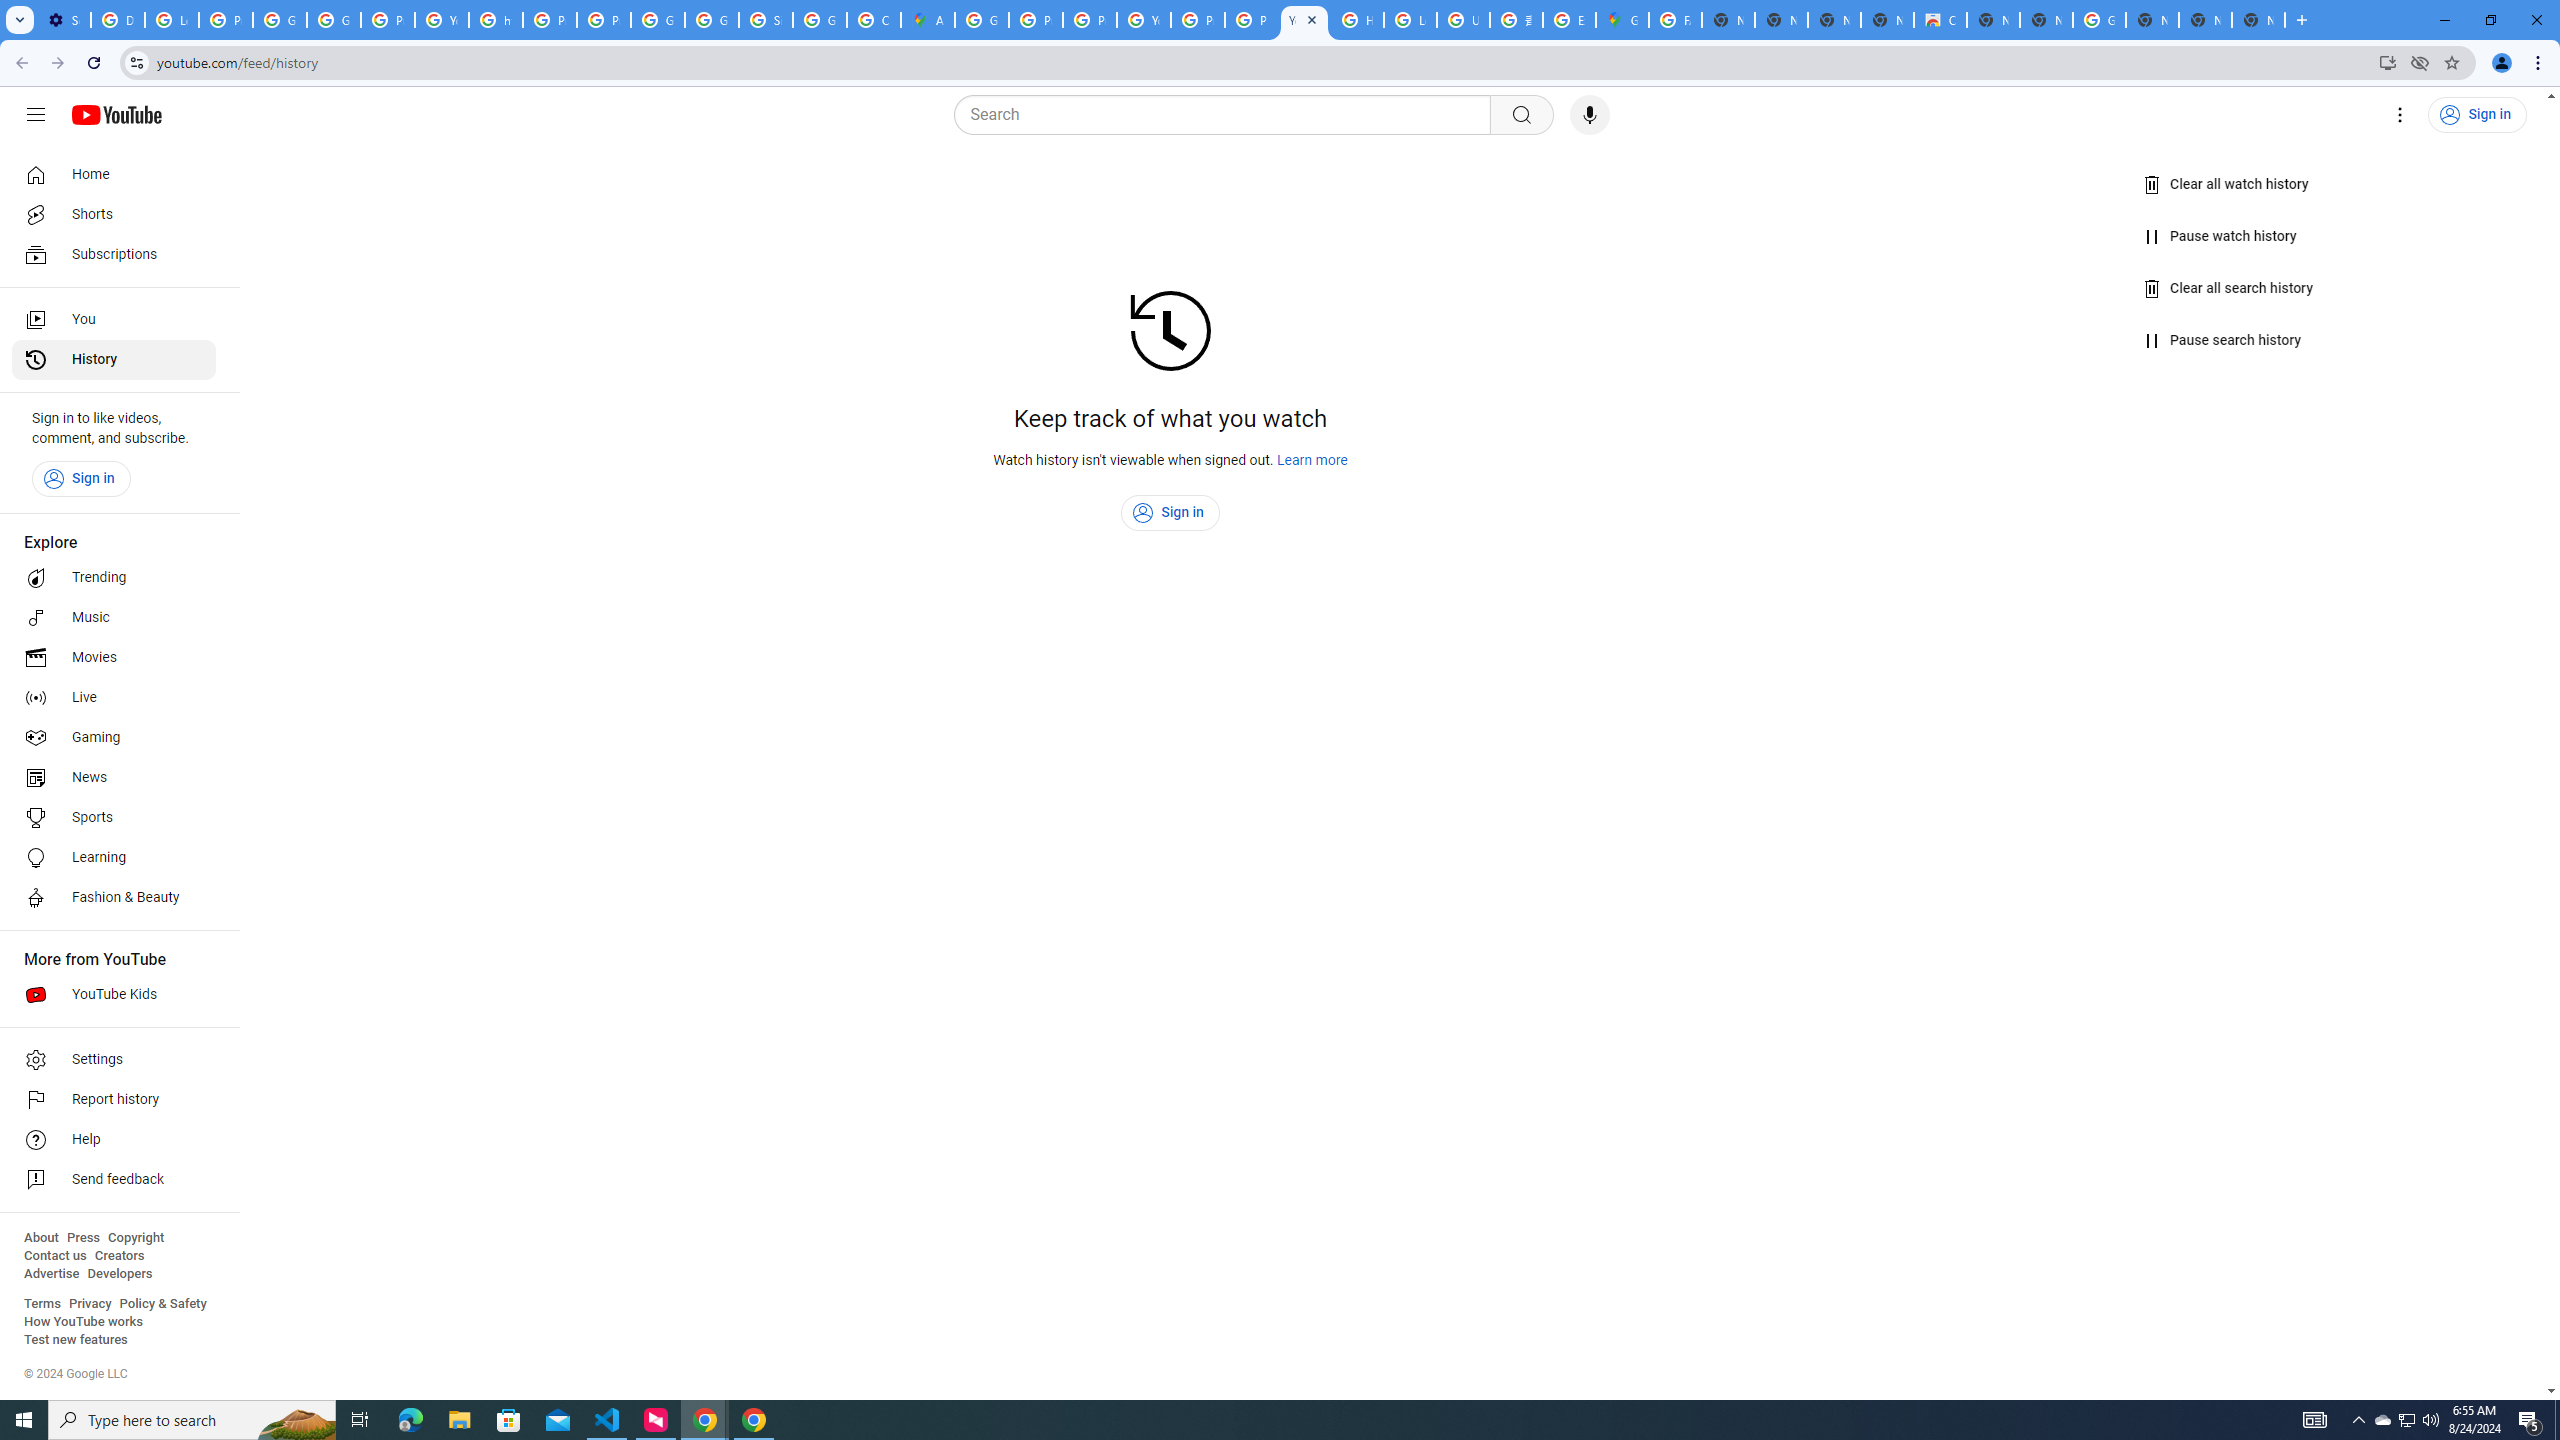  I want to click on 'Live', so click(113, 697).